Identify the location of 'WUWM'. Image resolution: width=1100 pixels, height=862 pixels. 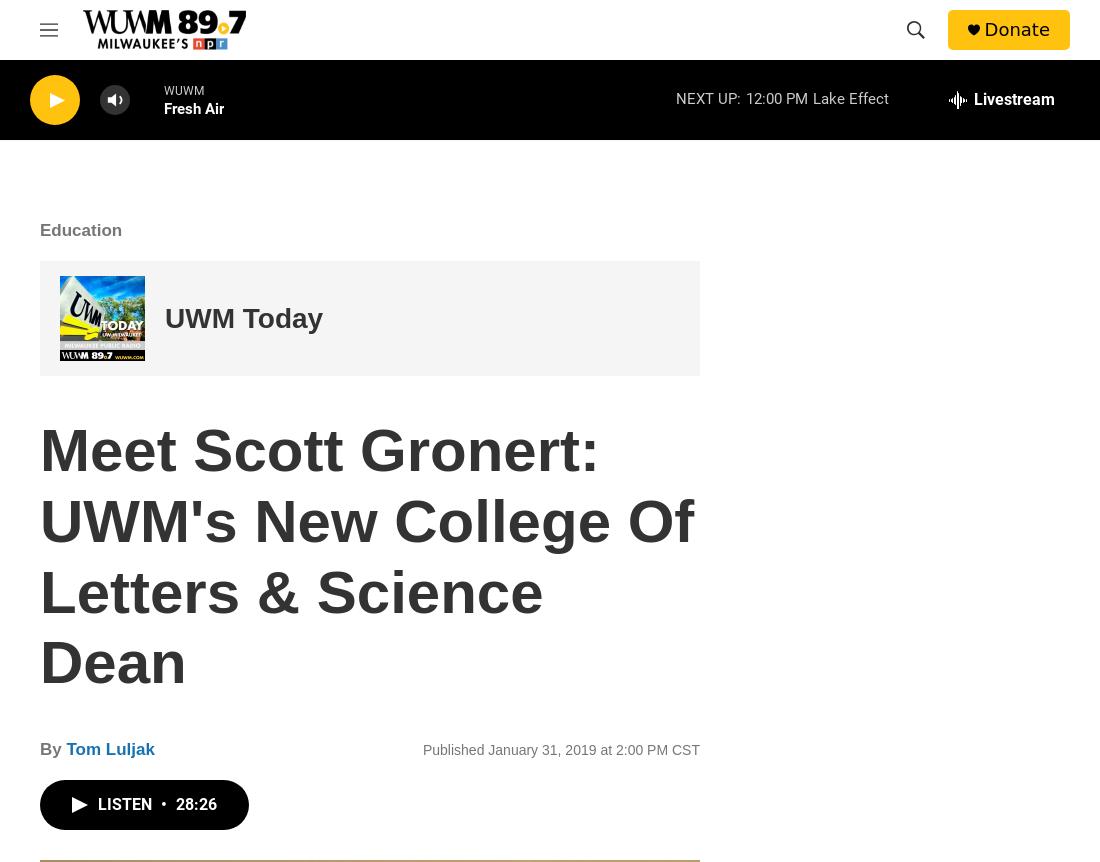
(183, 90).